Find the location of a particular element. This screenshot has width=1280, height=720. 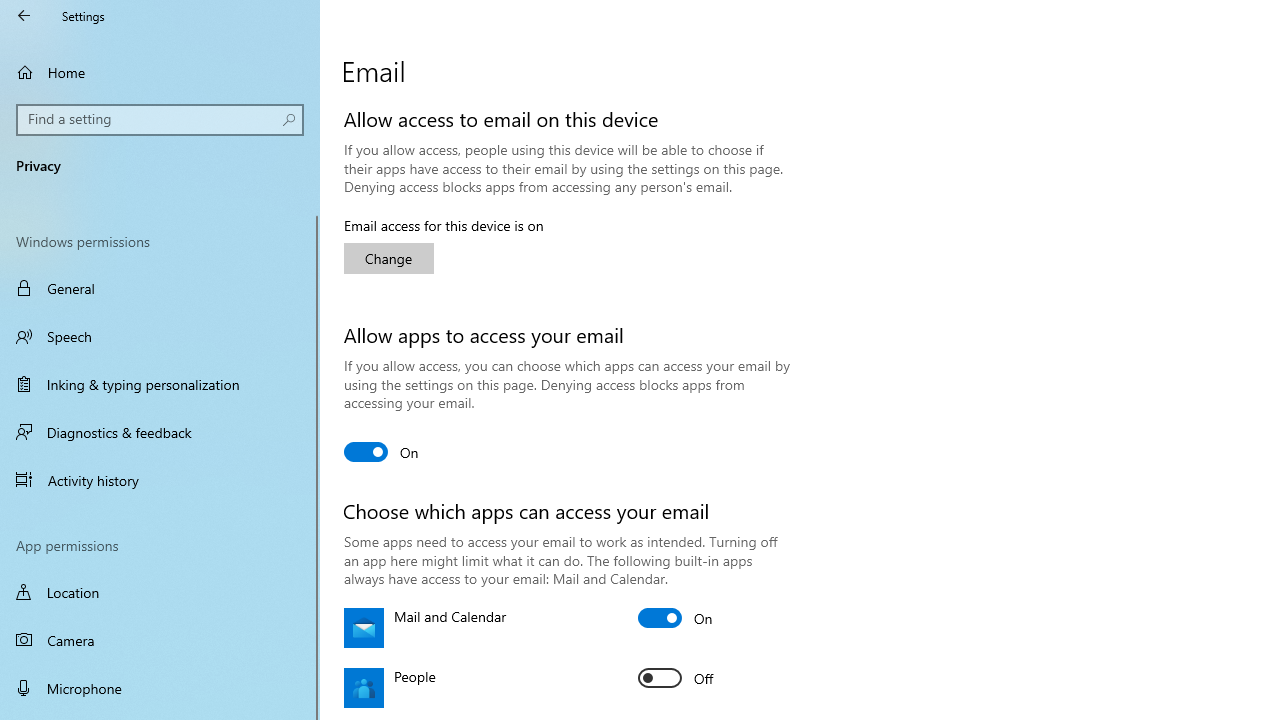

'Inking & typing personalization' is located at coordinates (160, 384).